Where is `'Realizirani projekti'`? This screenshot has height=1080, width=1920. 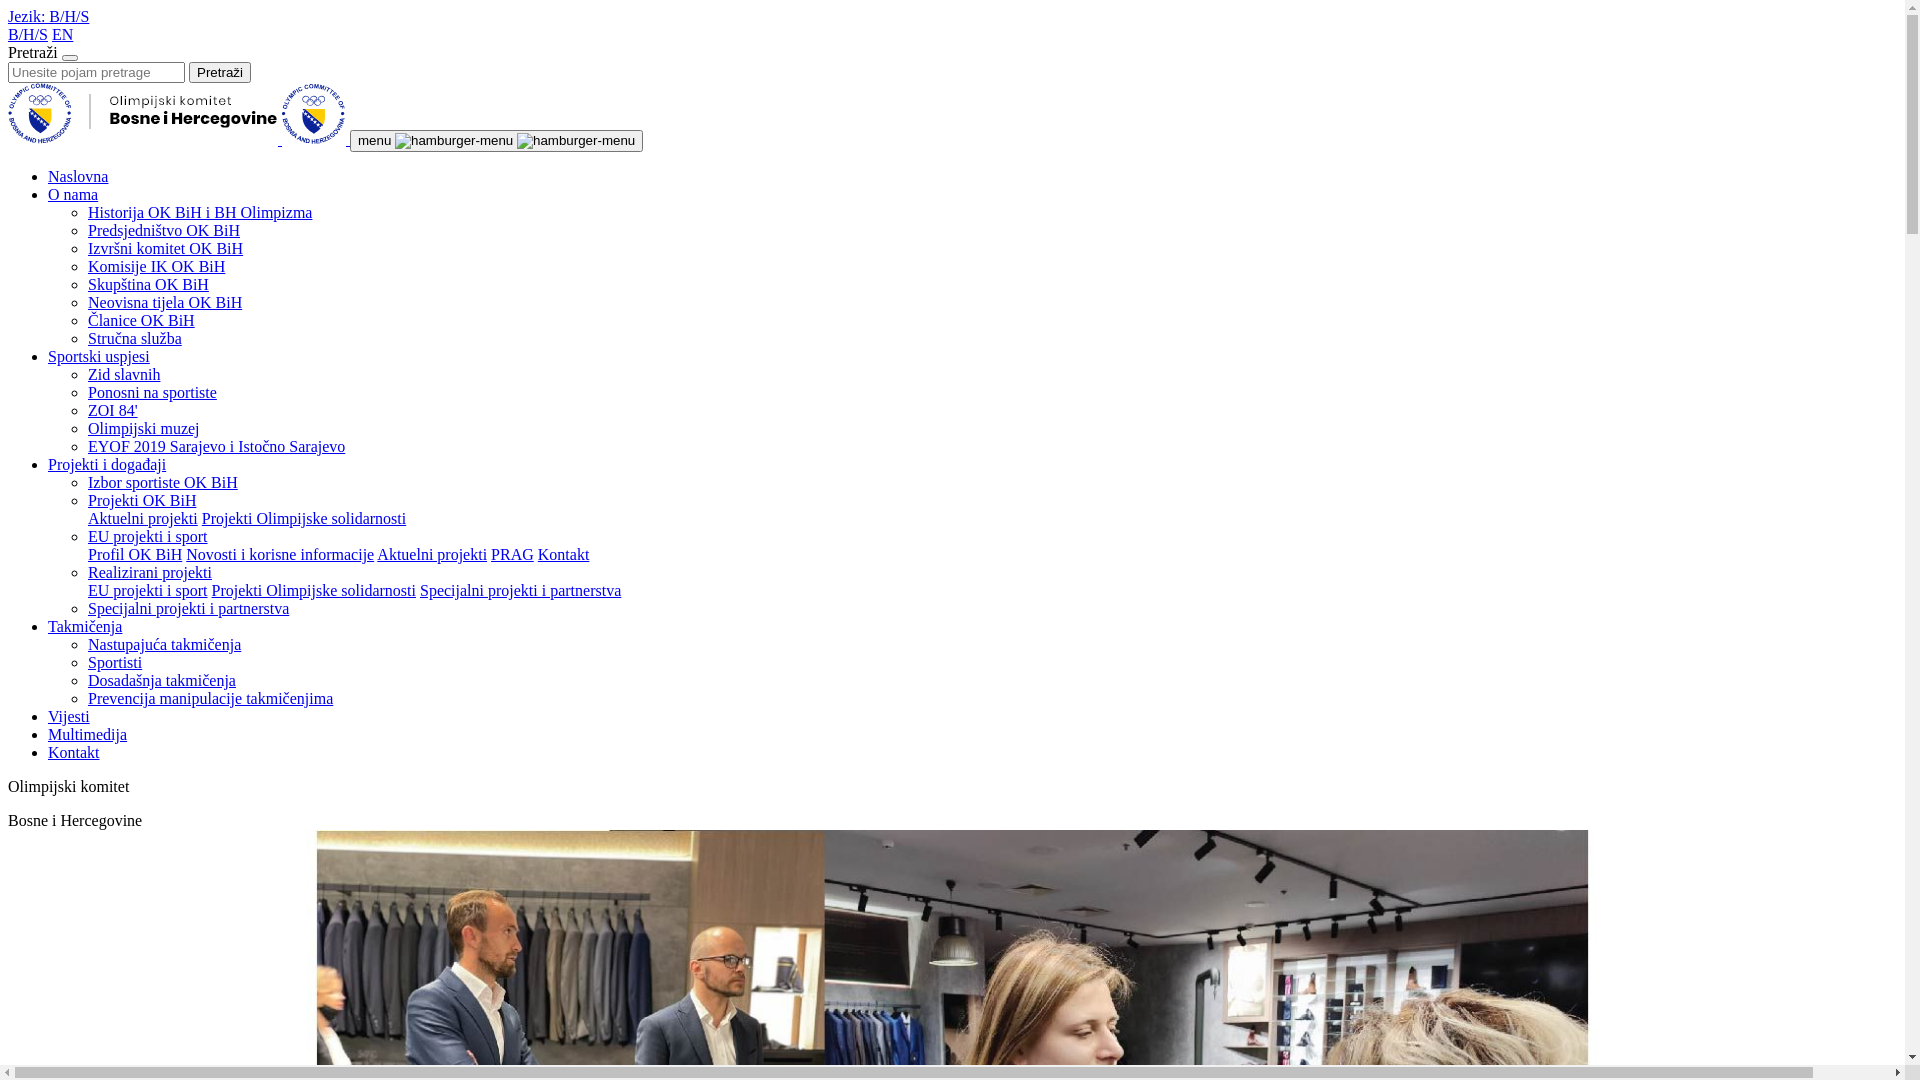
'Realizirani projekti' is located at coordinates (148, 572).